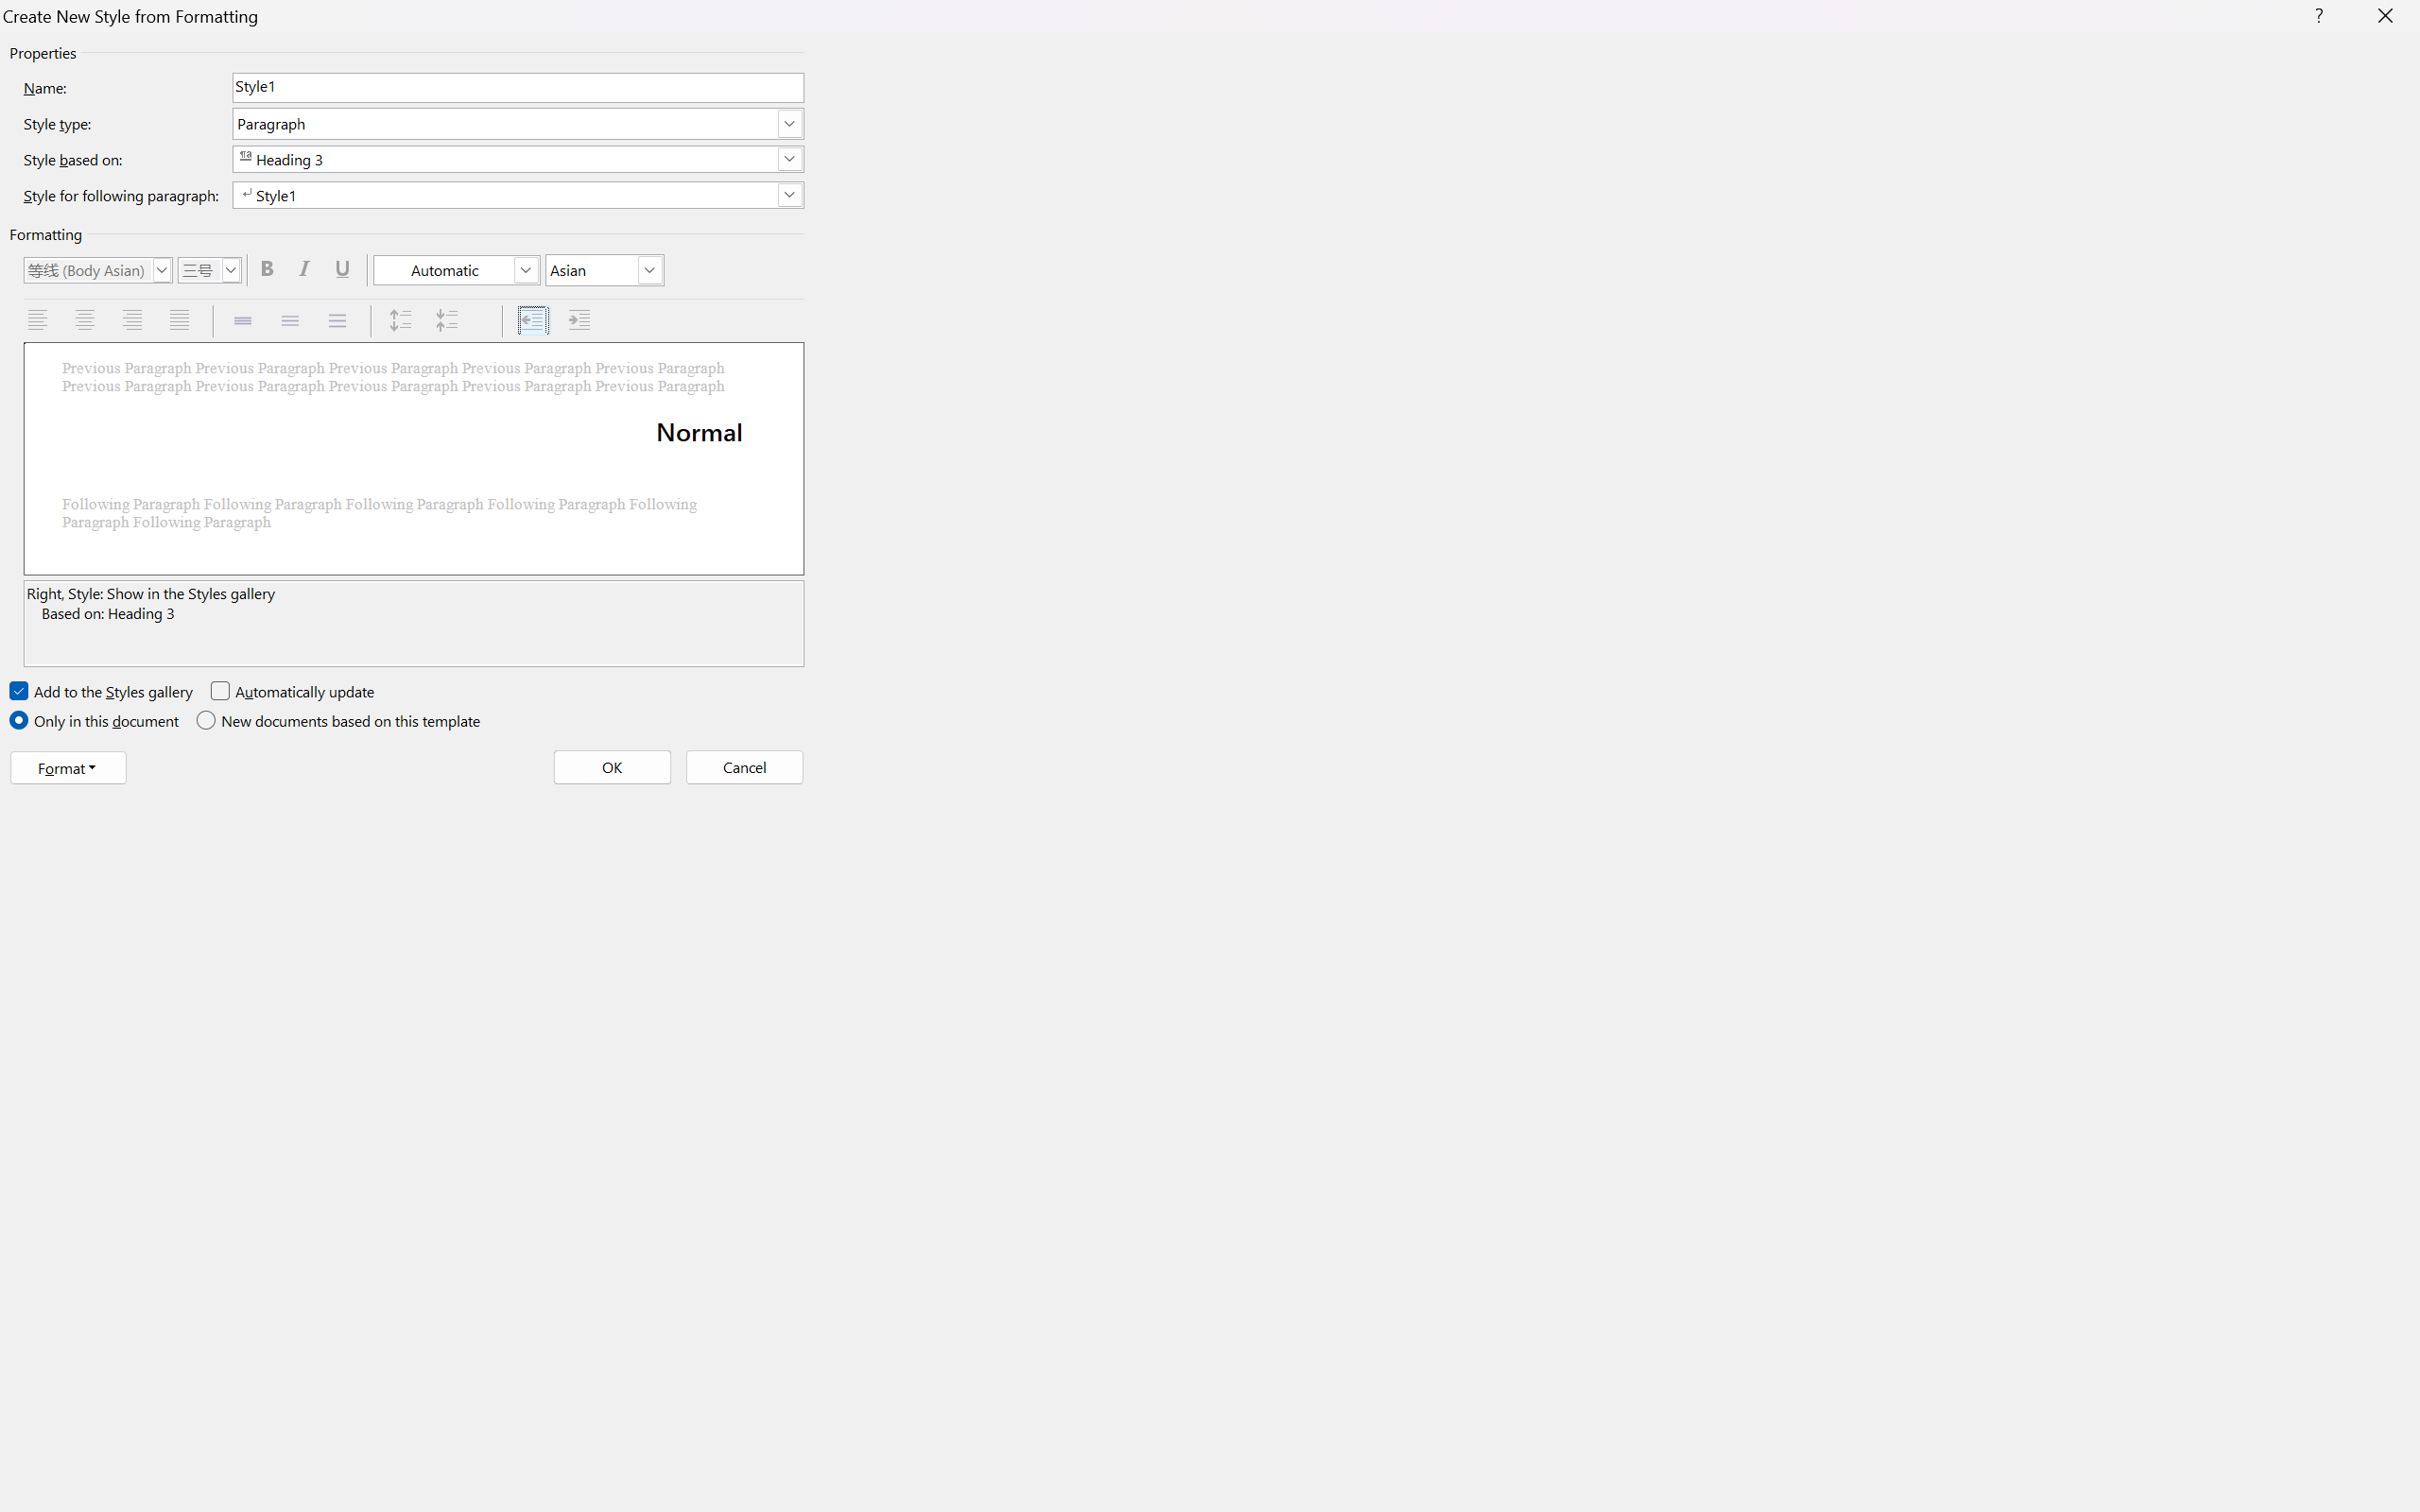 This screenshot has width=2420, height=1512. What do you see at coordinates (101, 692) in the screenshot?
I see `'Add to the Styles gallery'` at bounding box center [101, 692].